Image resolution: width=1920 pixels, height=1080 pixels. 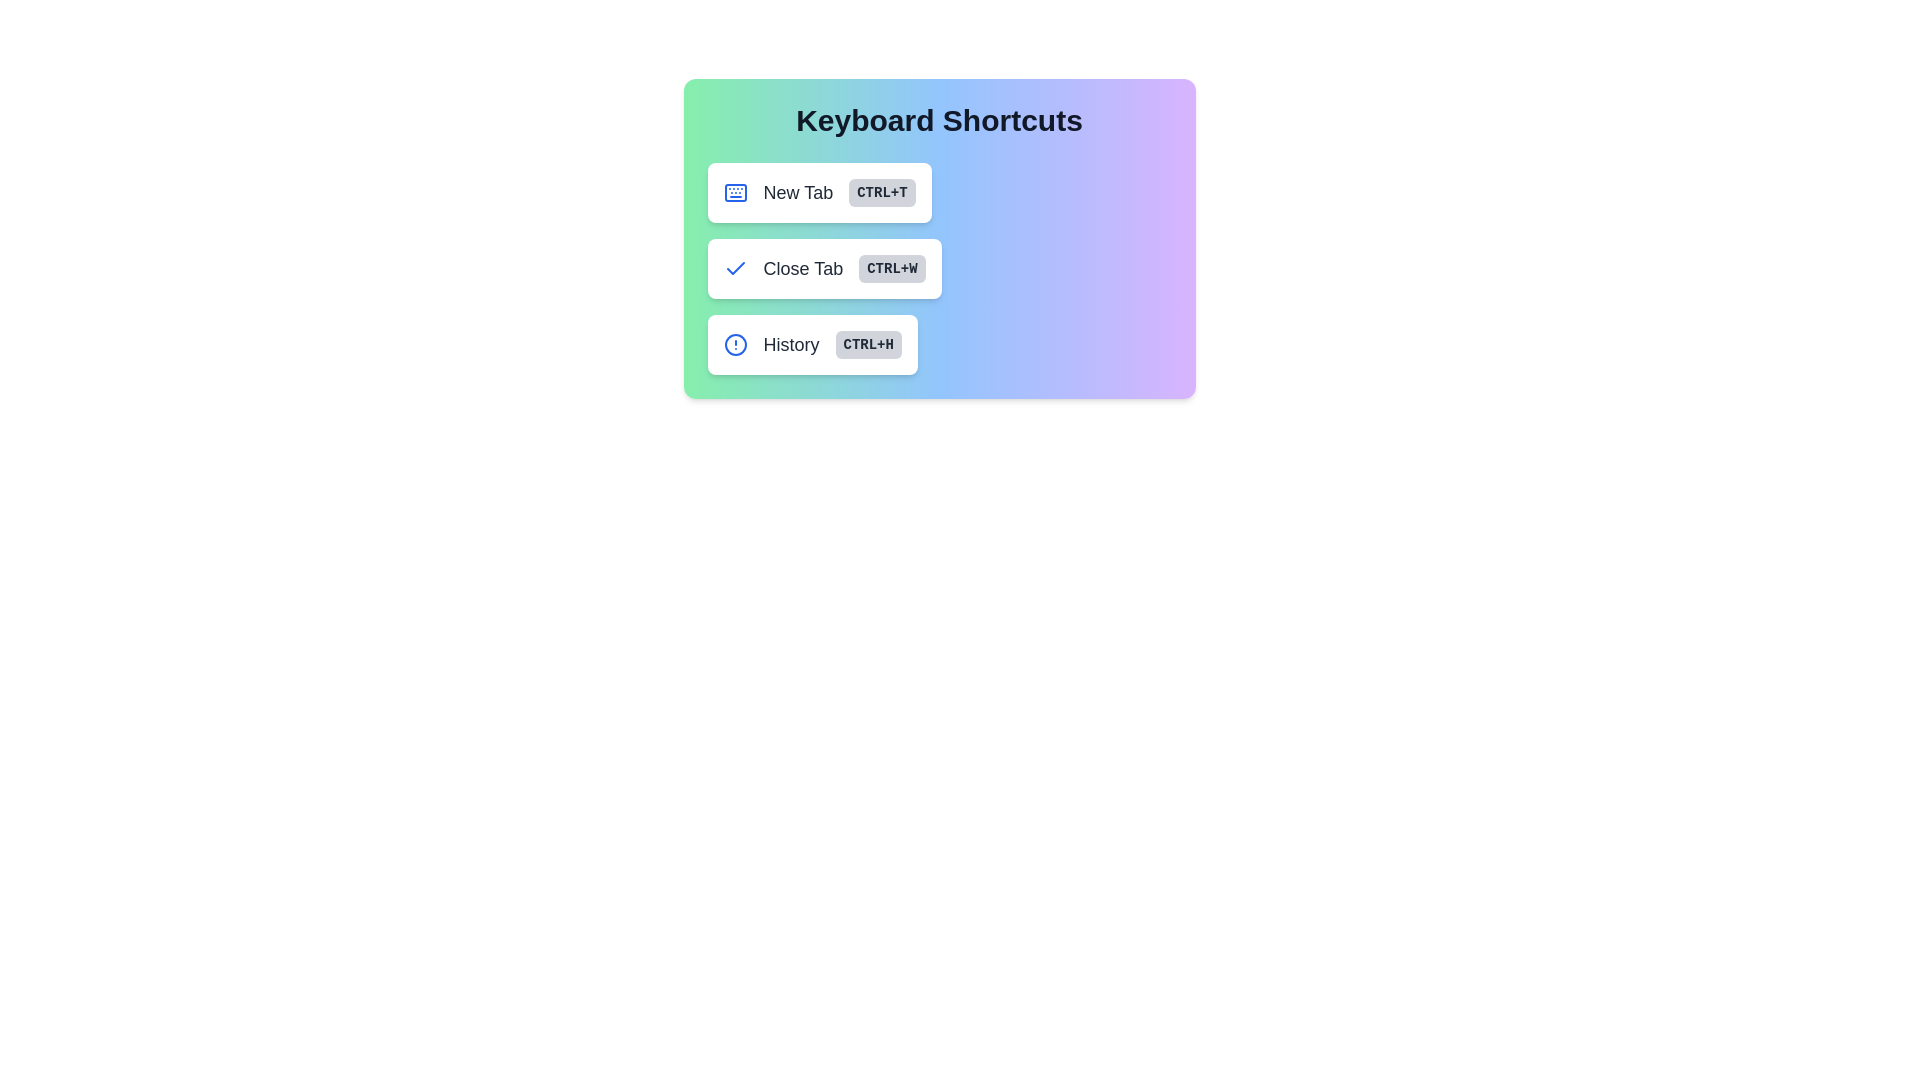 What do you see at coordinates (803, 268) in the screenshot?
I see `the static text label that describes the option for closing a tab with the keyboard shortcut 'Ctrl+W'` at bounding box center [803, 268].